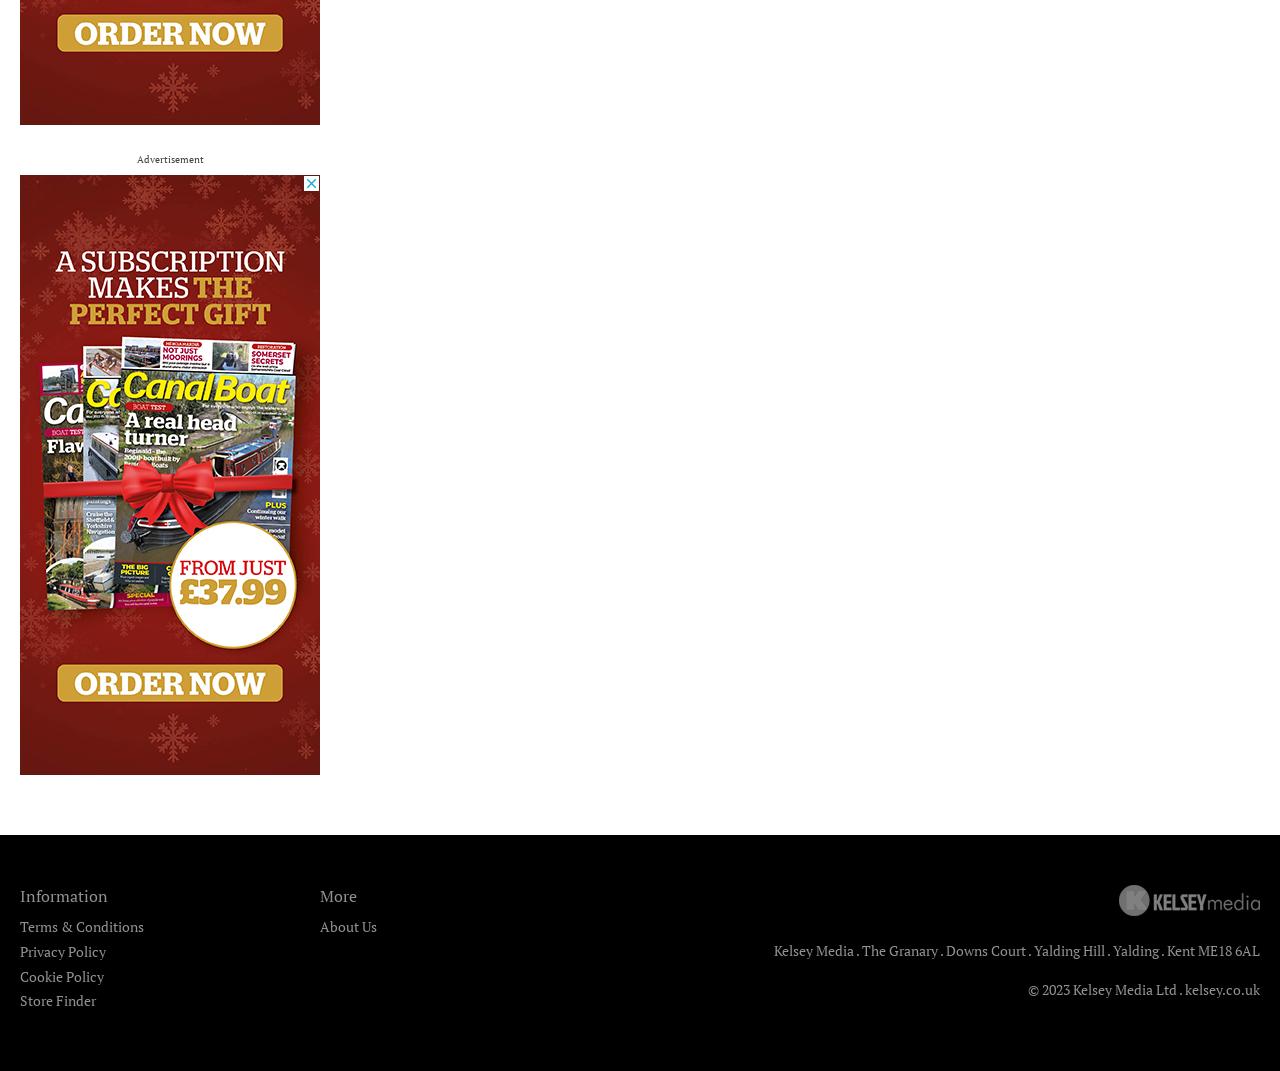  I want to click on 'Terms & Conditions', so click(81, 925).